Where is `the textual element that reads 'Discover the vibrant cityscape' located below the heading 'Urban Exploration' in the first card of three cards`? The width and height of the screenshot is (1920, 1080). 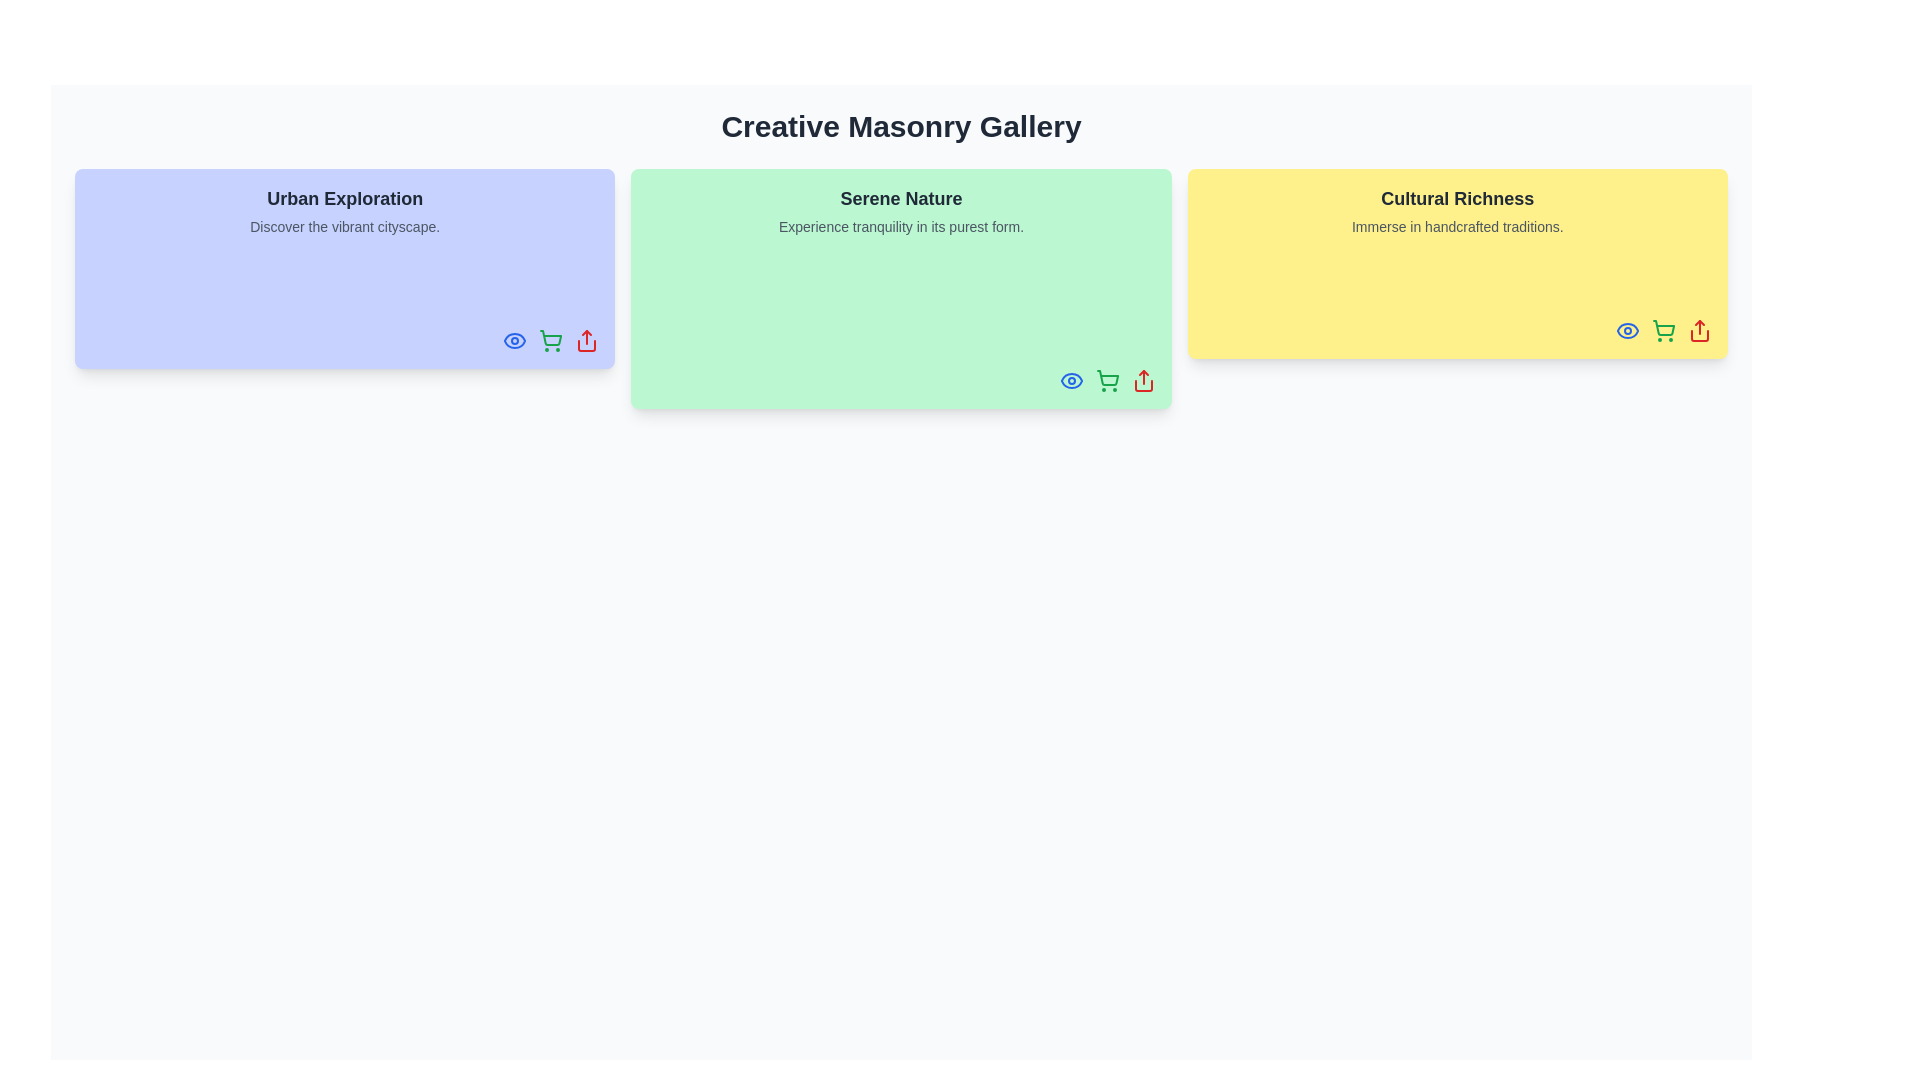 the textual element that reads 'Discover the vibrant cityscape' located below the heading 'Urban Exploration' in the first card of three cards is located at coordinates (345, 226).